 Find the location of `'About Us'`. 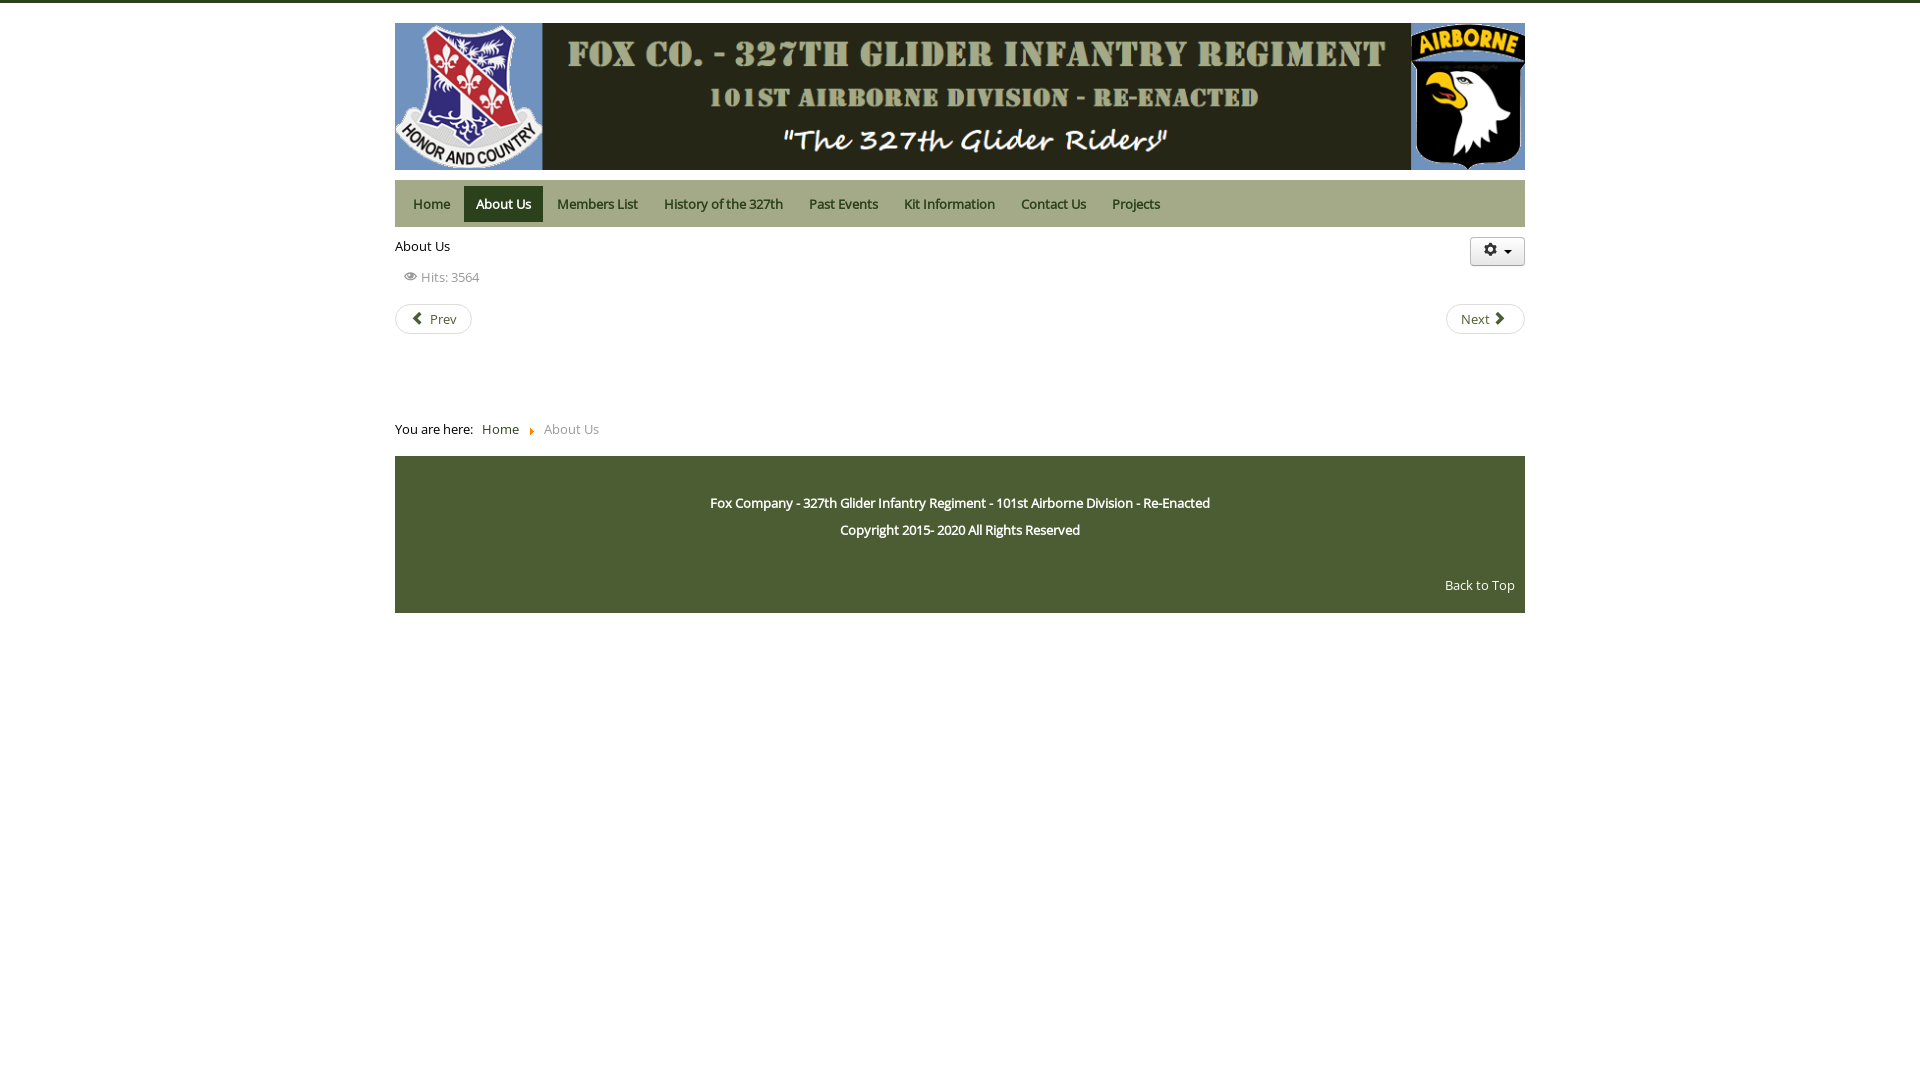

'About Us' is located at coordinates (463, 204).